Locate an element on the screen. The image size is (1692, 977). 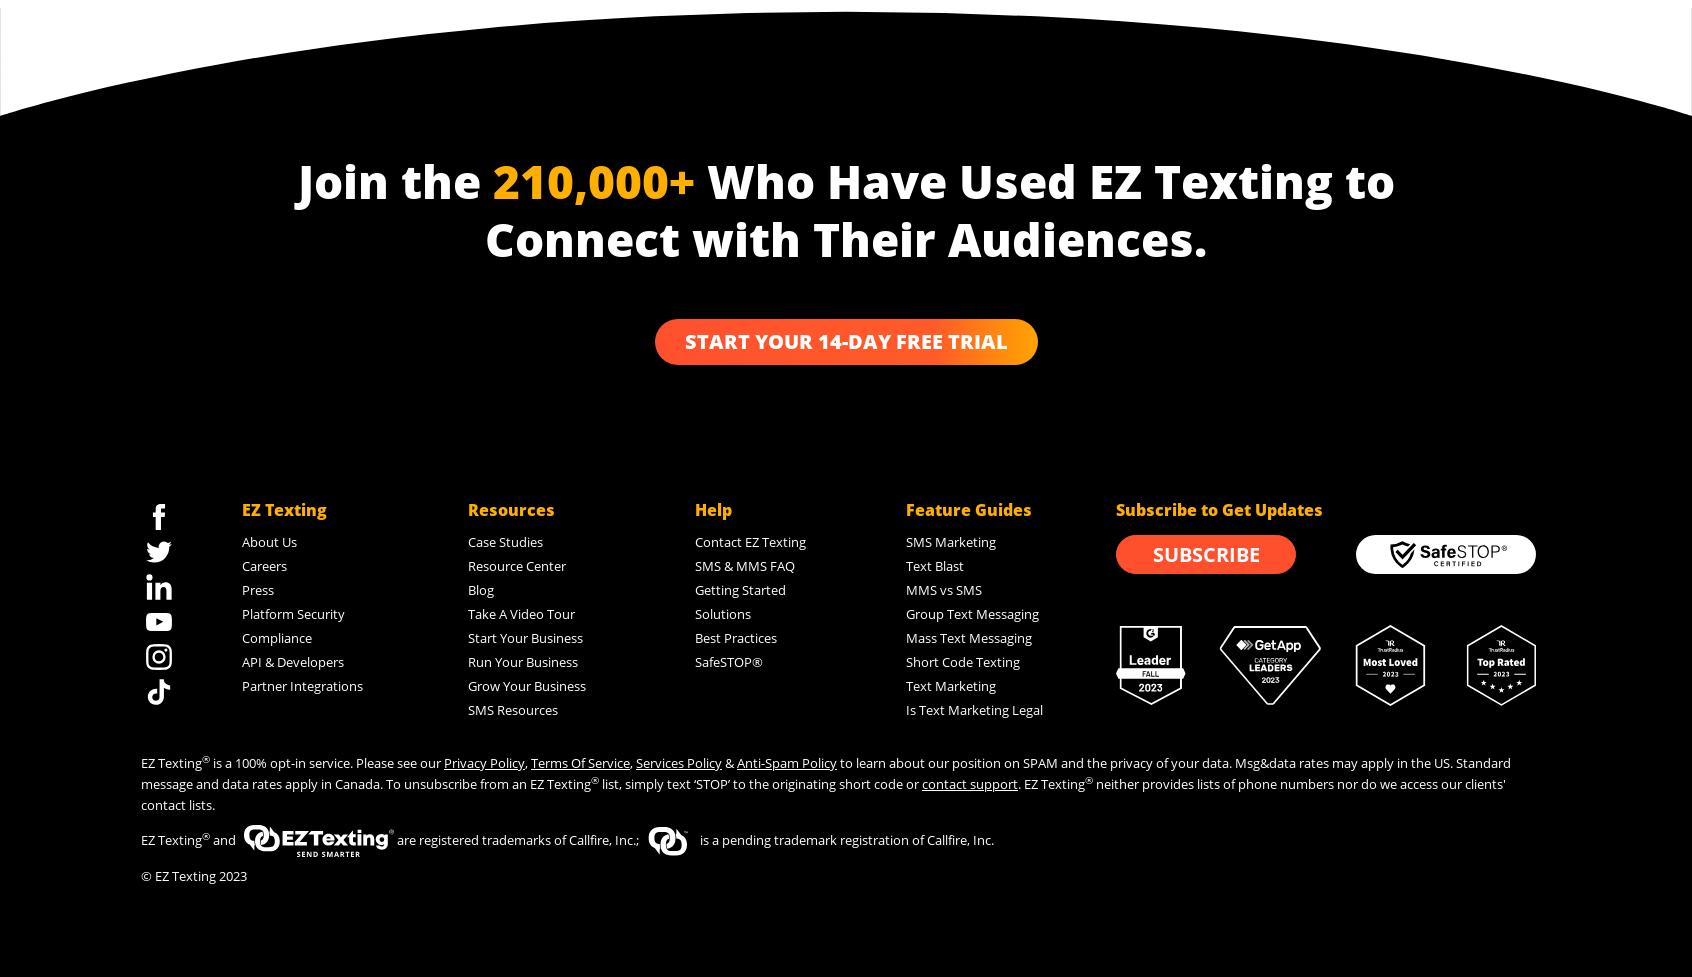
'Who Have Used EZ Texting to Connect with Their Audiences.' is located at coordinates (483, 207).